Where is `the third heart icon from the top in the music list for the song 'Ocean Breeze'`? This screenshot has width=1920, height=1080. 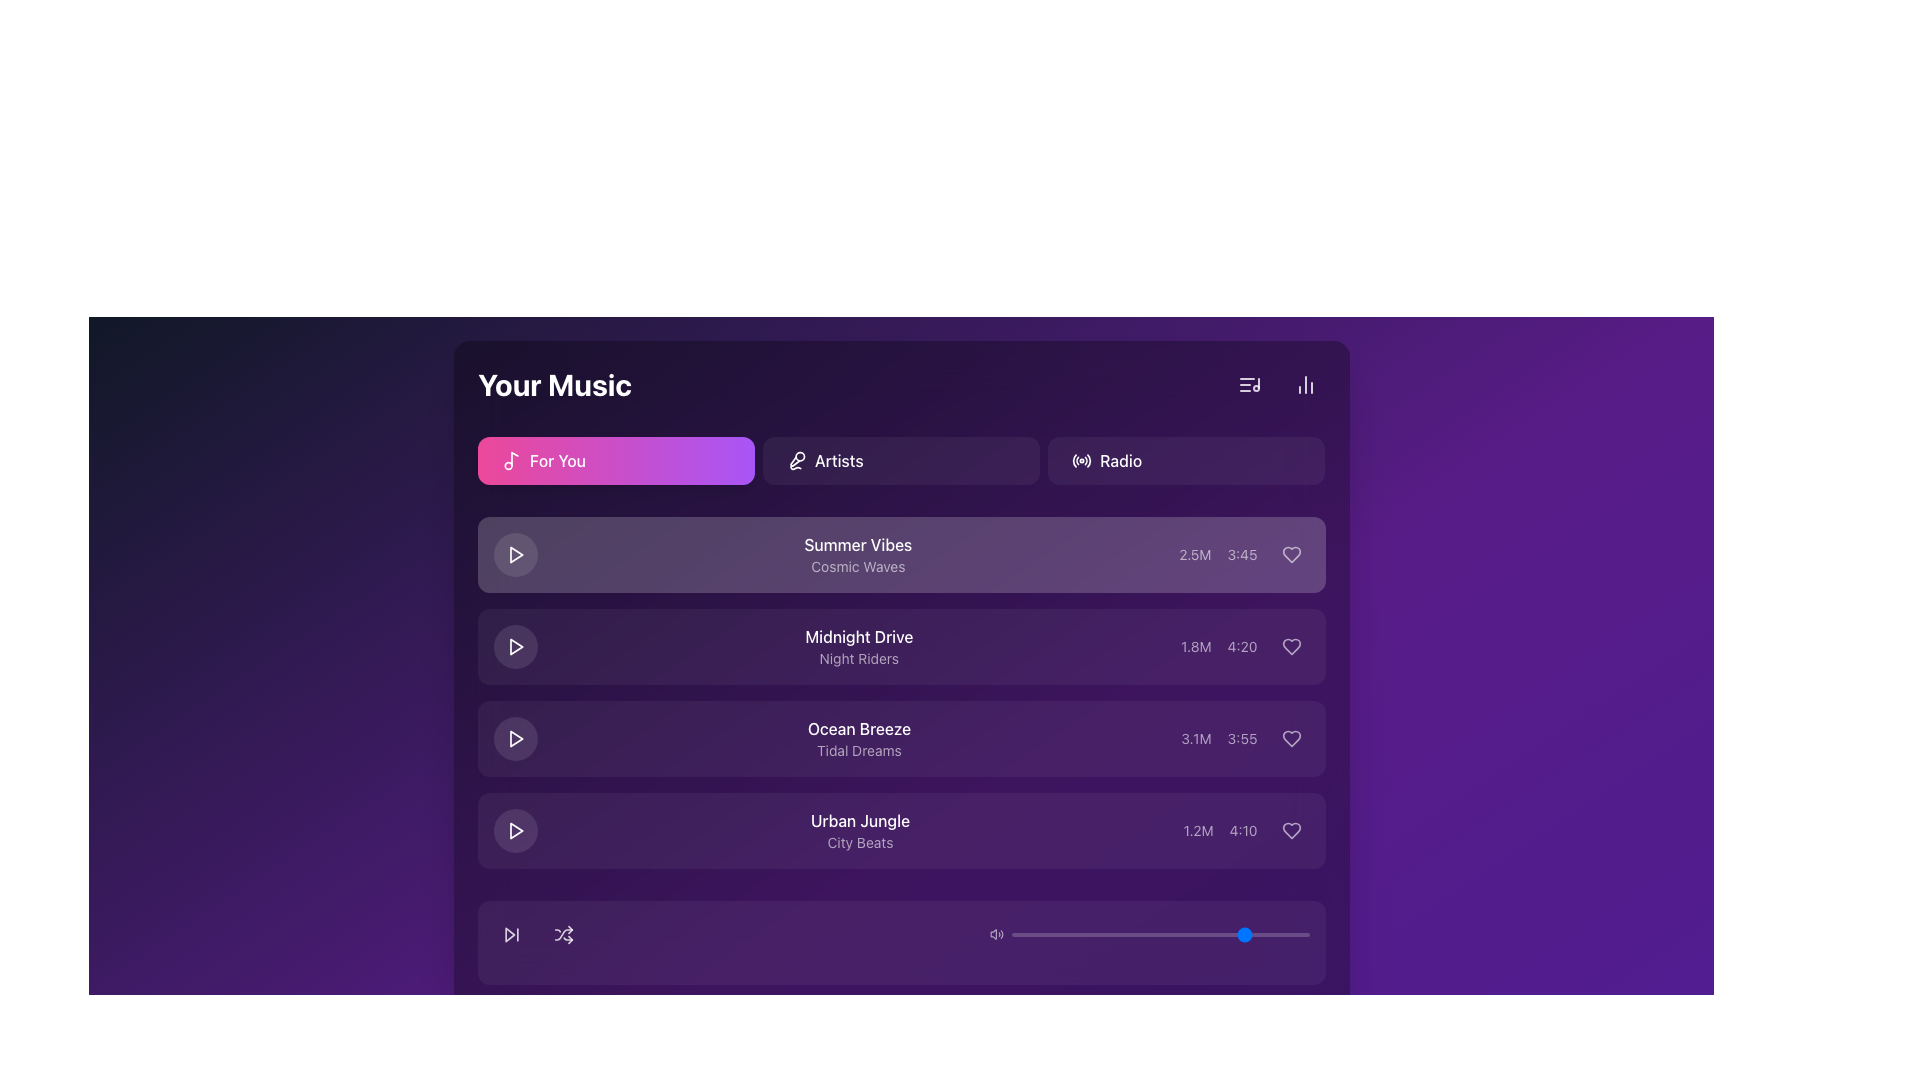 the third heart icon from the top in the music list for the song 'Ocean Breeze' is located at coordinates (1291, 739).